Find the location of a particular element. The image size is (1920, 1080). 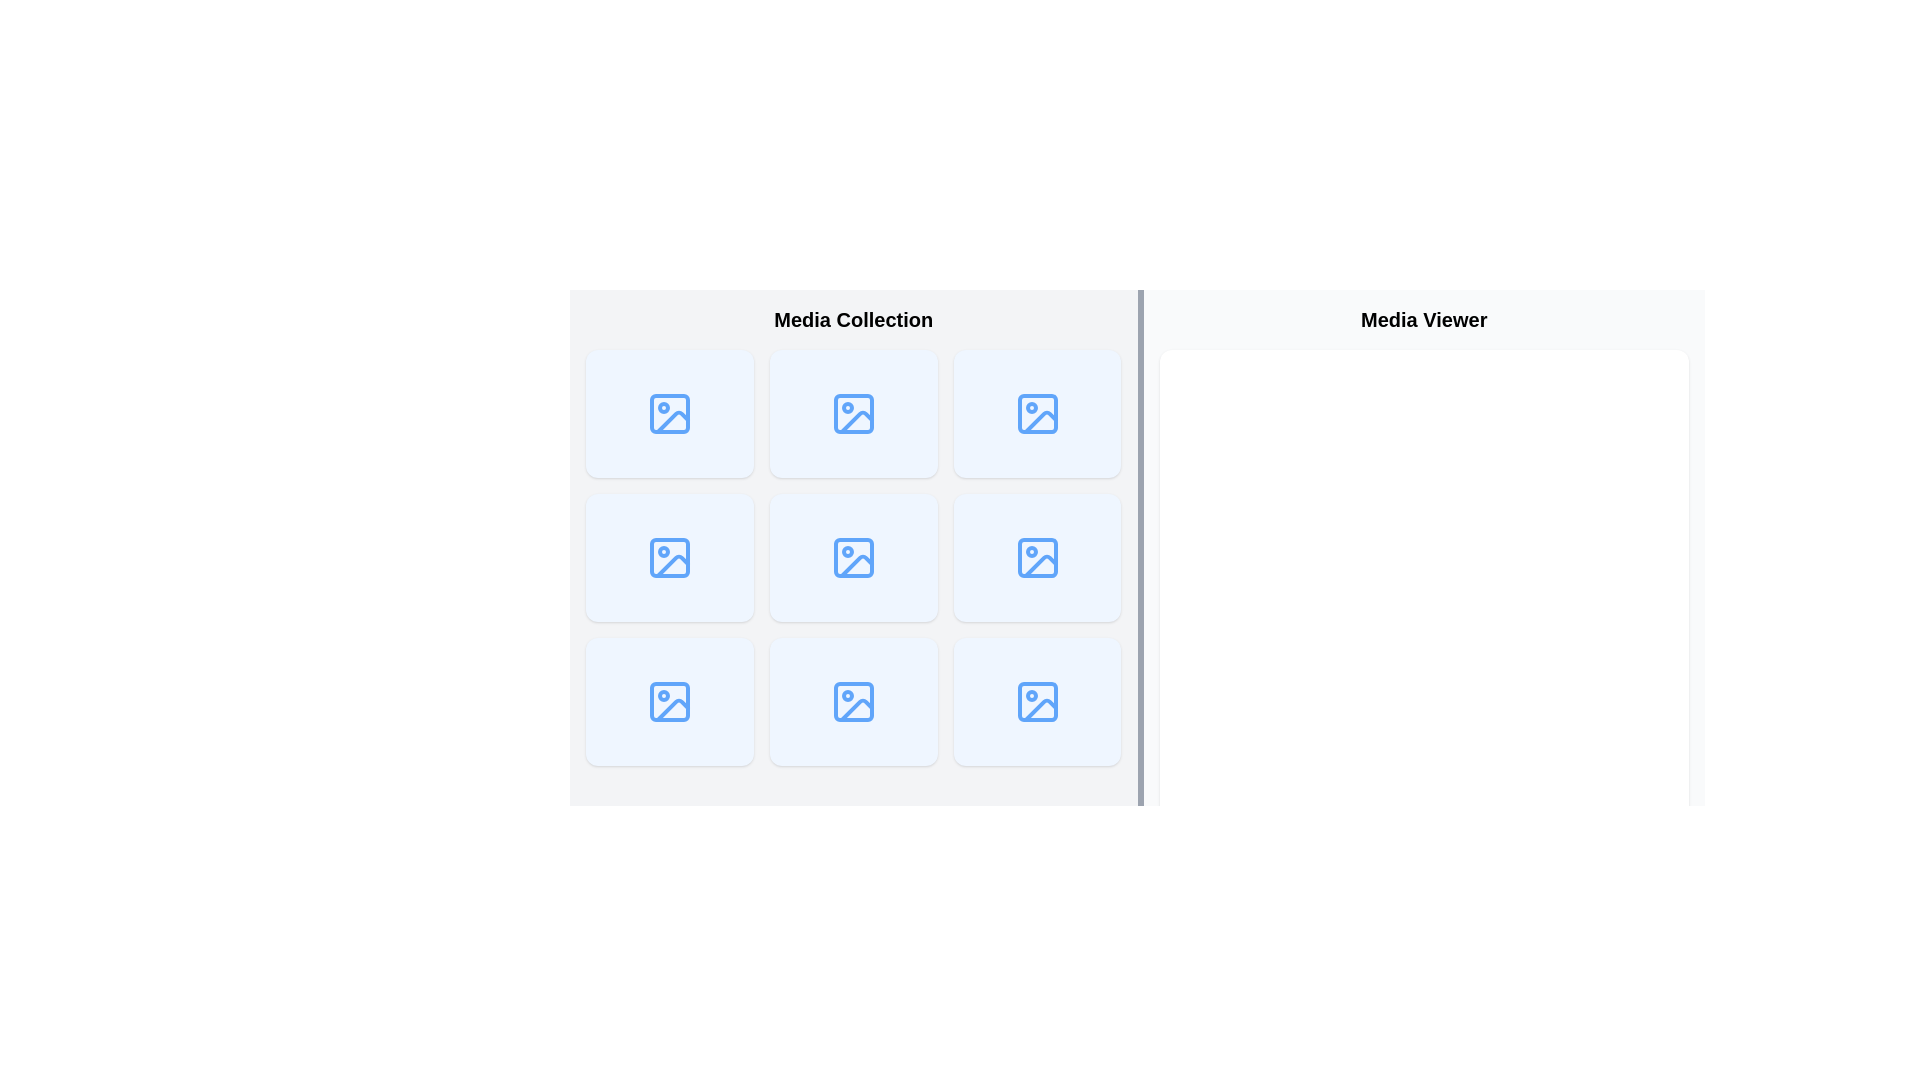

the stylized icon with rounded corners and a circular detail in the top-left corner located in the bottom-middle position of a 3x3 grid is located at coordinates (853, 701).